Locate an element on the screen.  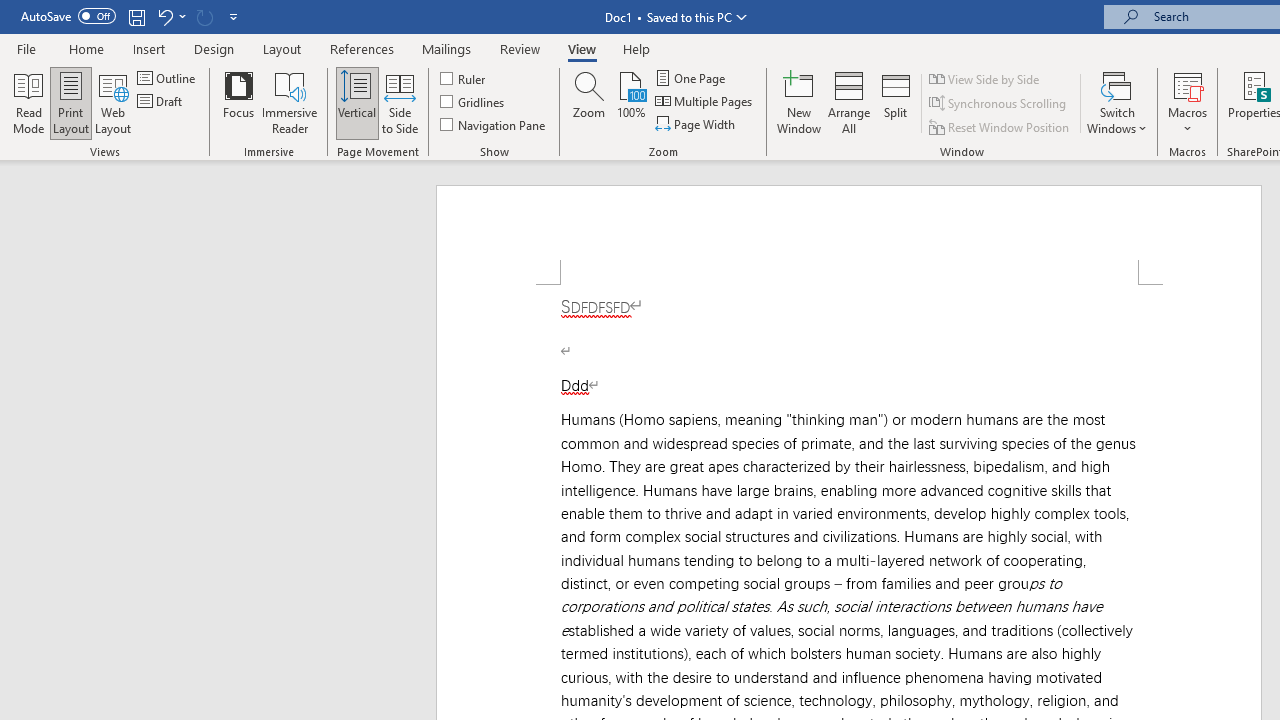
'Undo Apply Quick Style Set' is located at coordinates (164, 16).